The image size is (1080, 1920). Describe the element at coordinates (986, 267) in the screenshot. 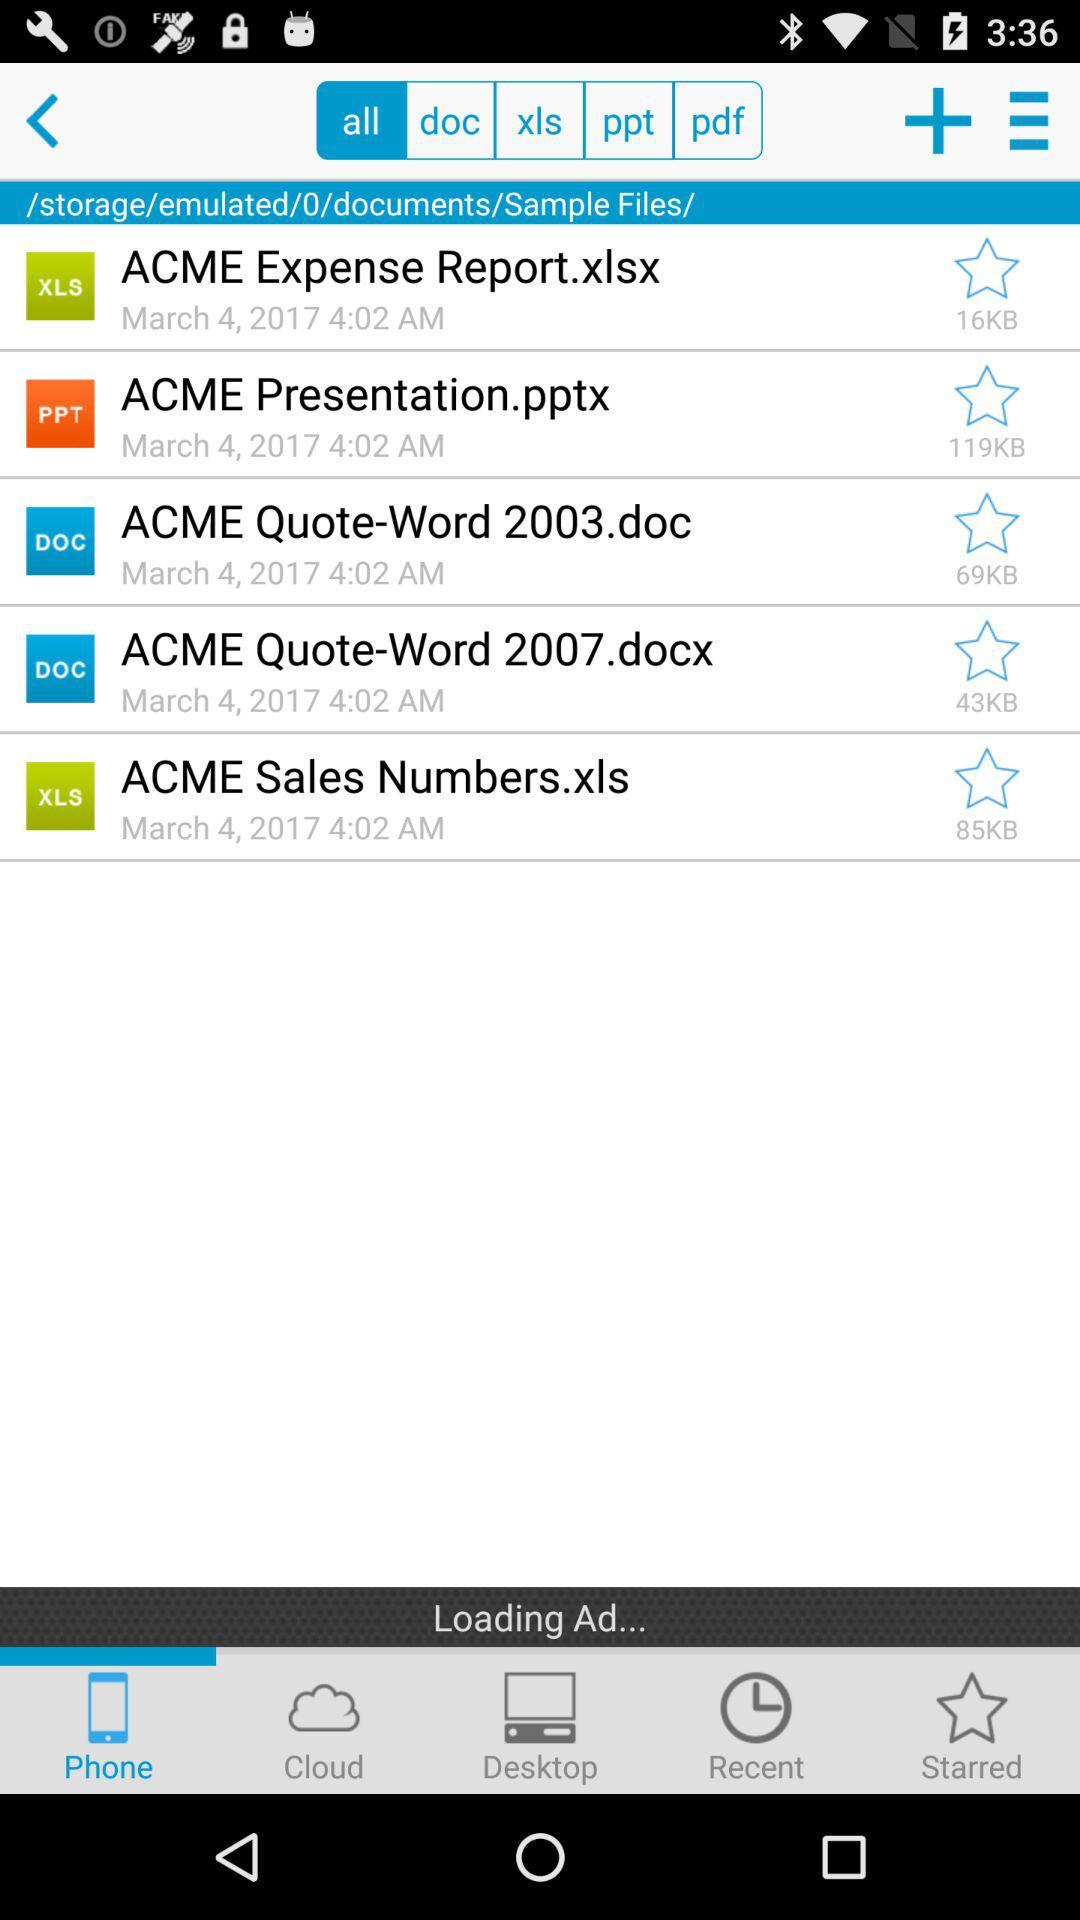

I see `mark as a favorite` at that location.